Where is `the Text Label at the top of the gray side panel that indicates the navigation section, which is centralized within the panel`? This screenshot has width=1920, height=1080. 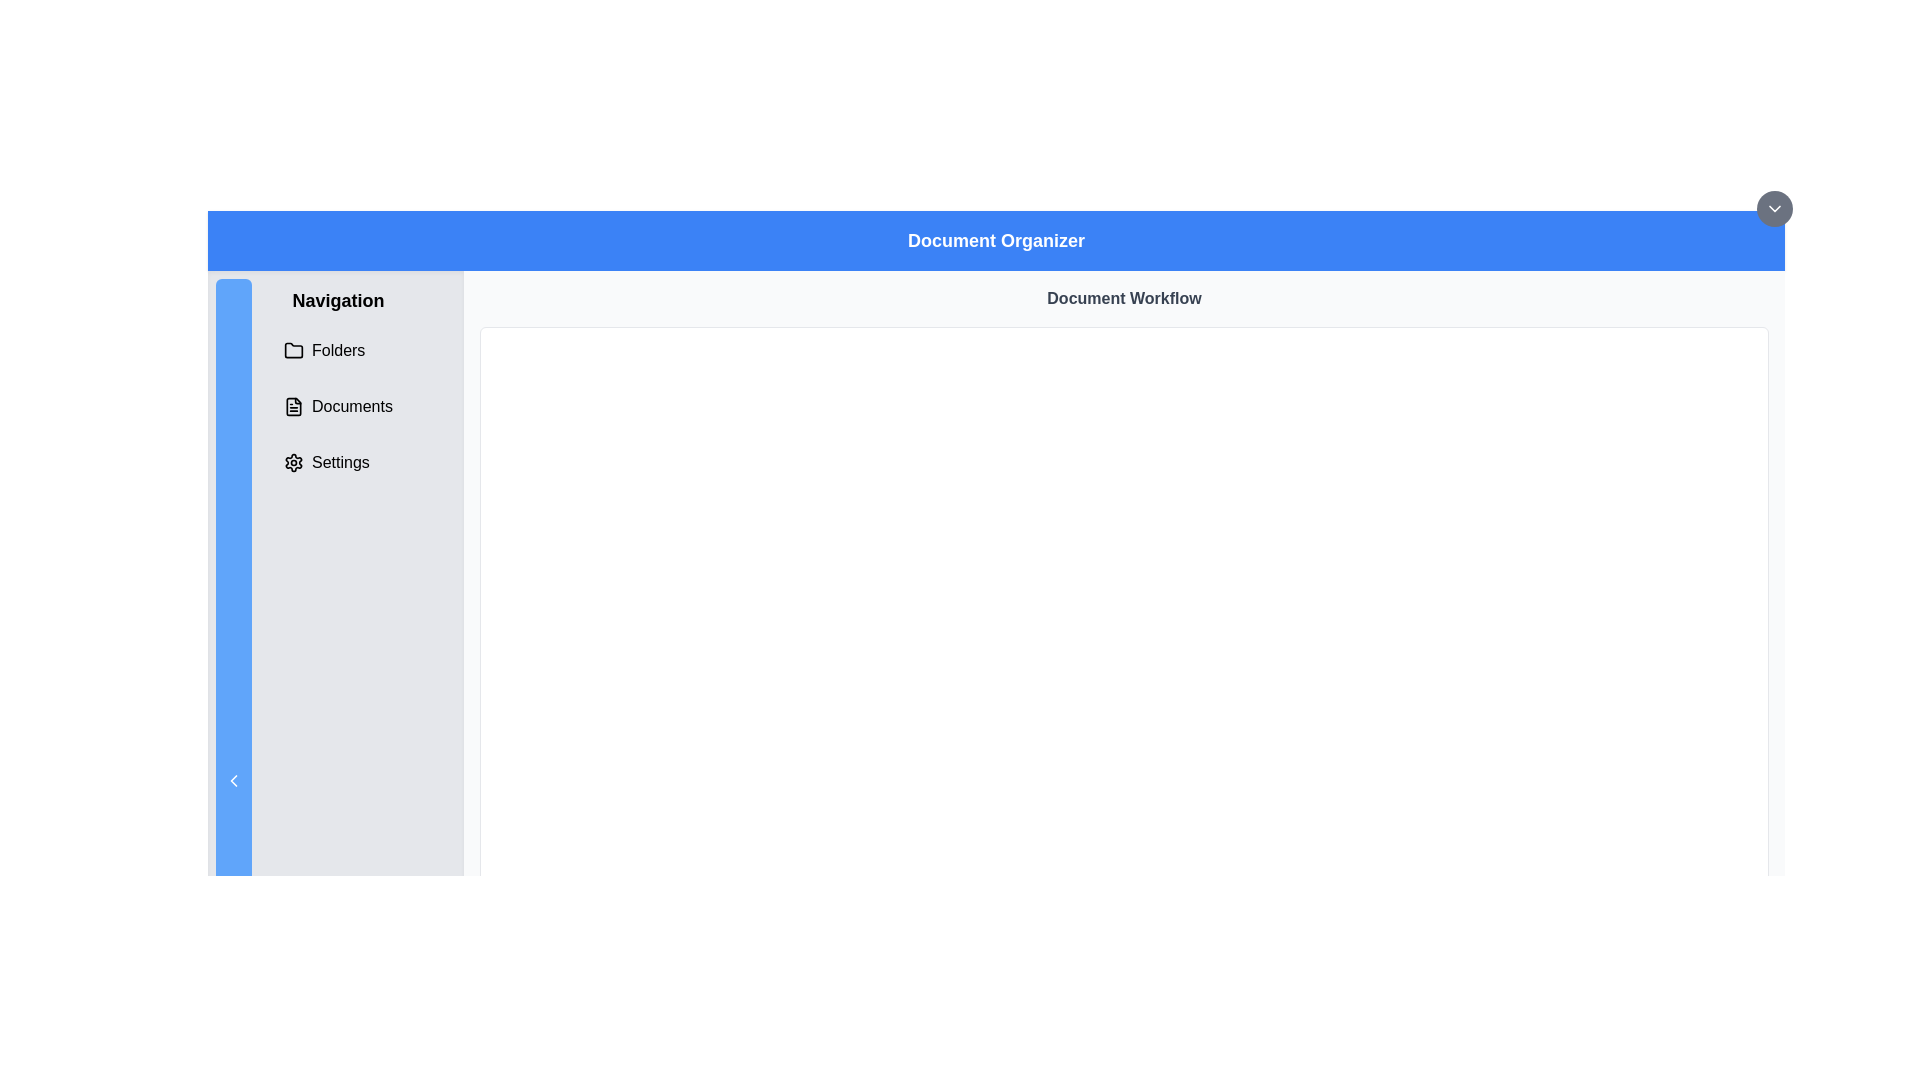 the Text Label at the top of the gray side panel that indicates the navigation section, which is centralized within the panel is located at coordinates (338, 300).